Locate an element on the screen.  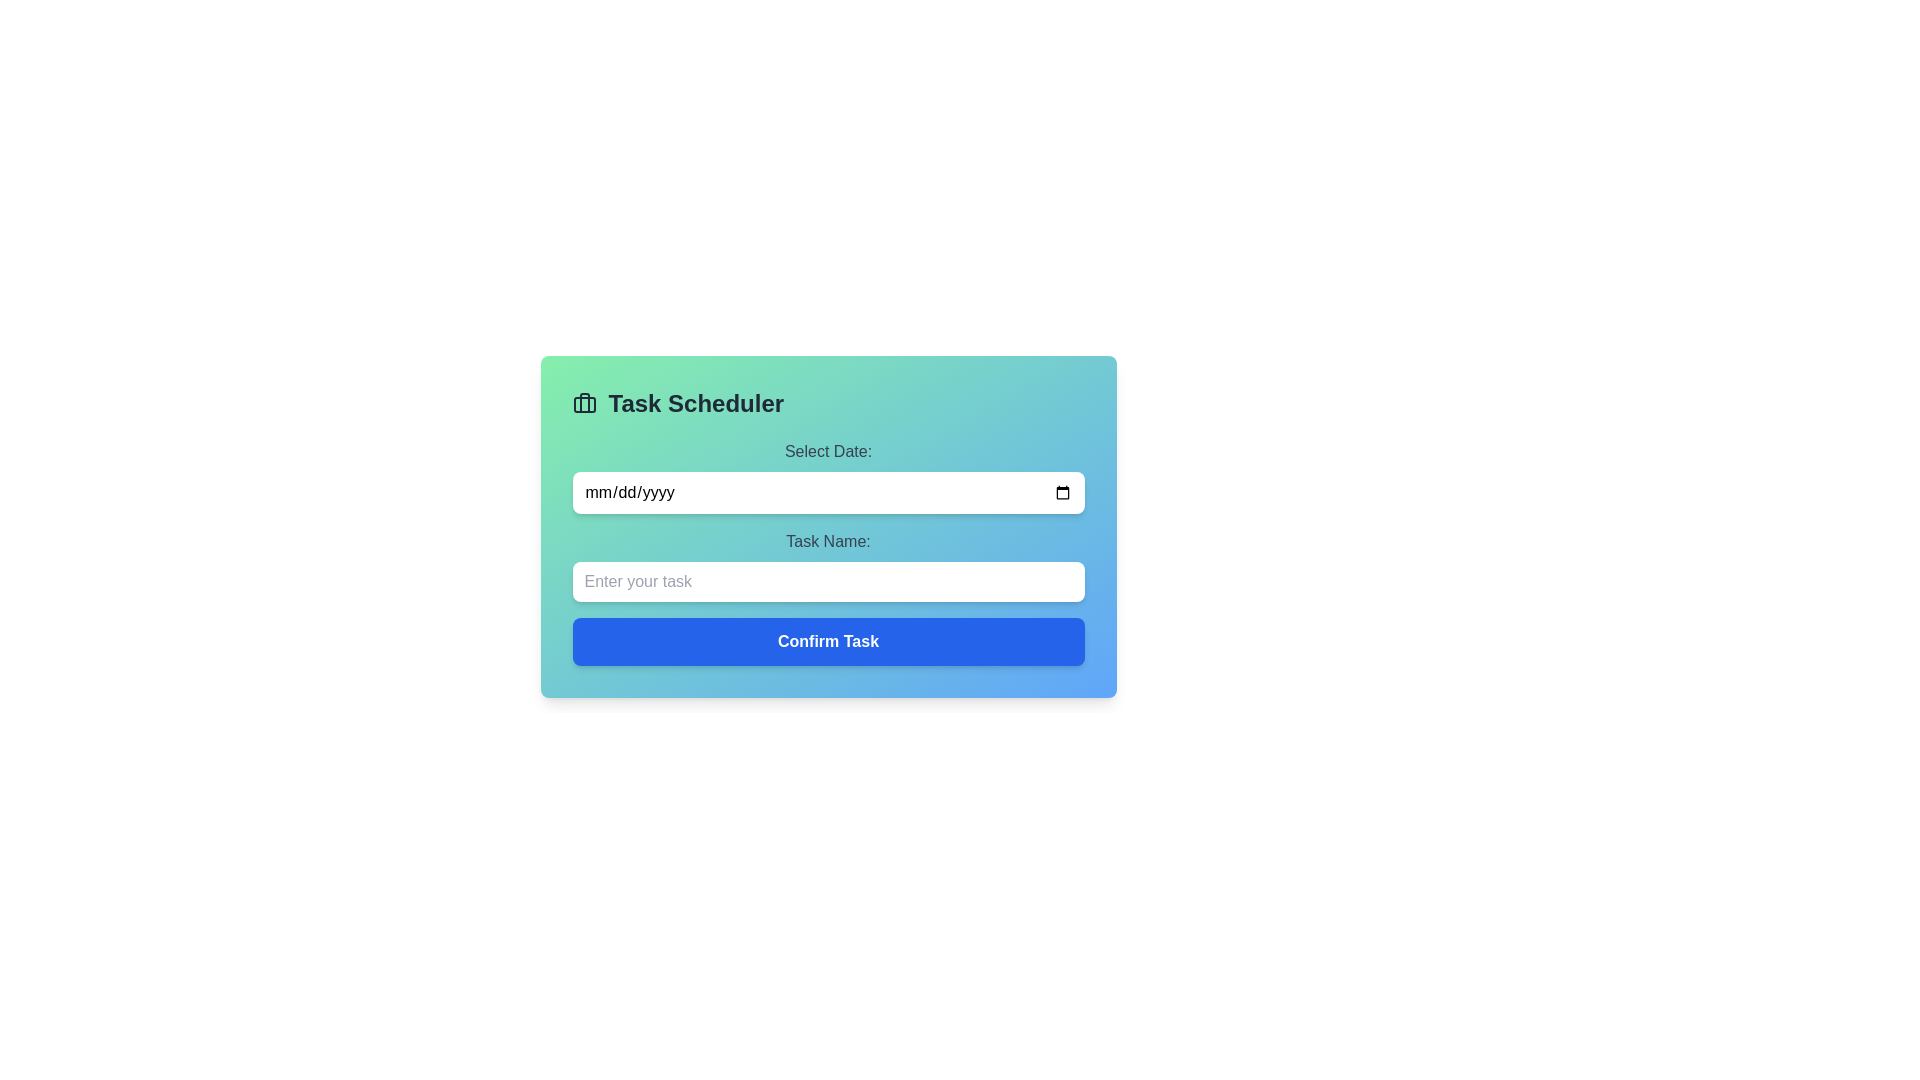
the briefcase-shaped vector icon located to the far left of the title heading 'Task Scheduler' is located at coordinates (583, 404).